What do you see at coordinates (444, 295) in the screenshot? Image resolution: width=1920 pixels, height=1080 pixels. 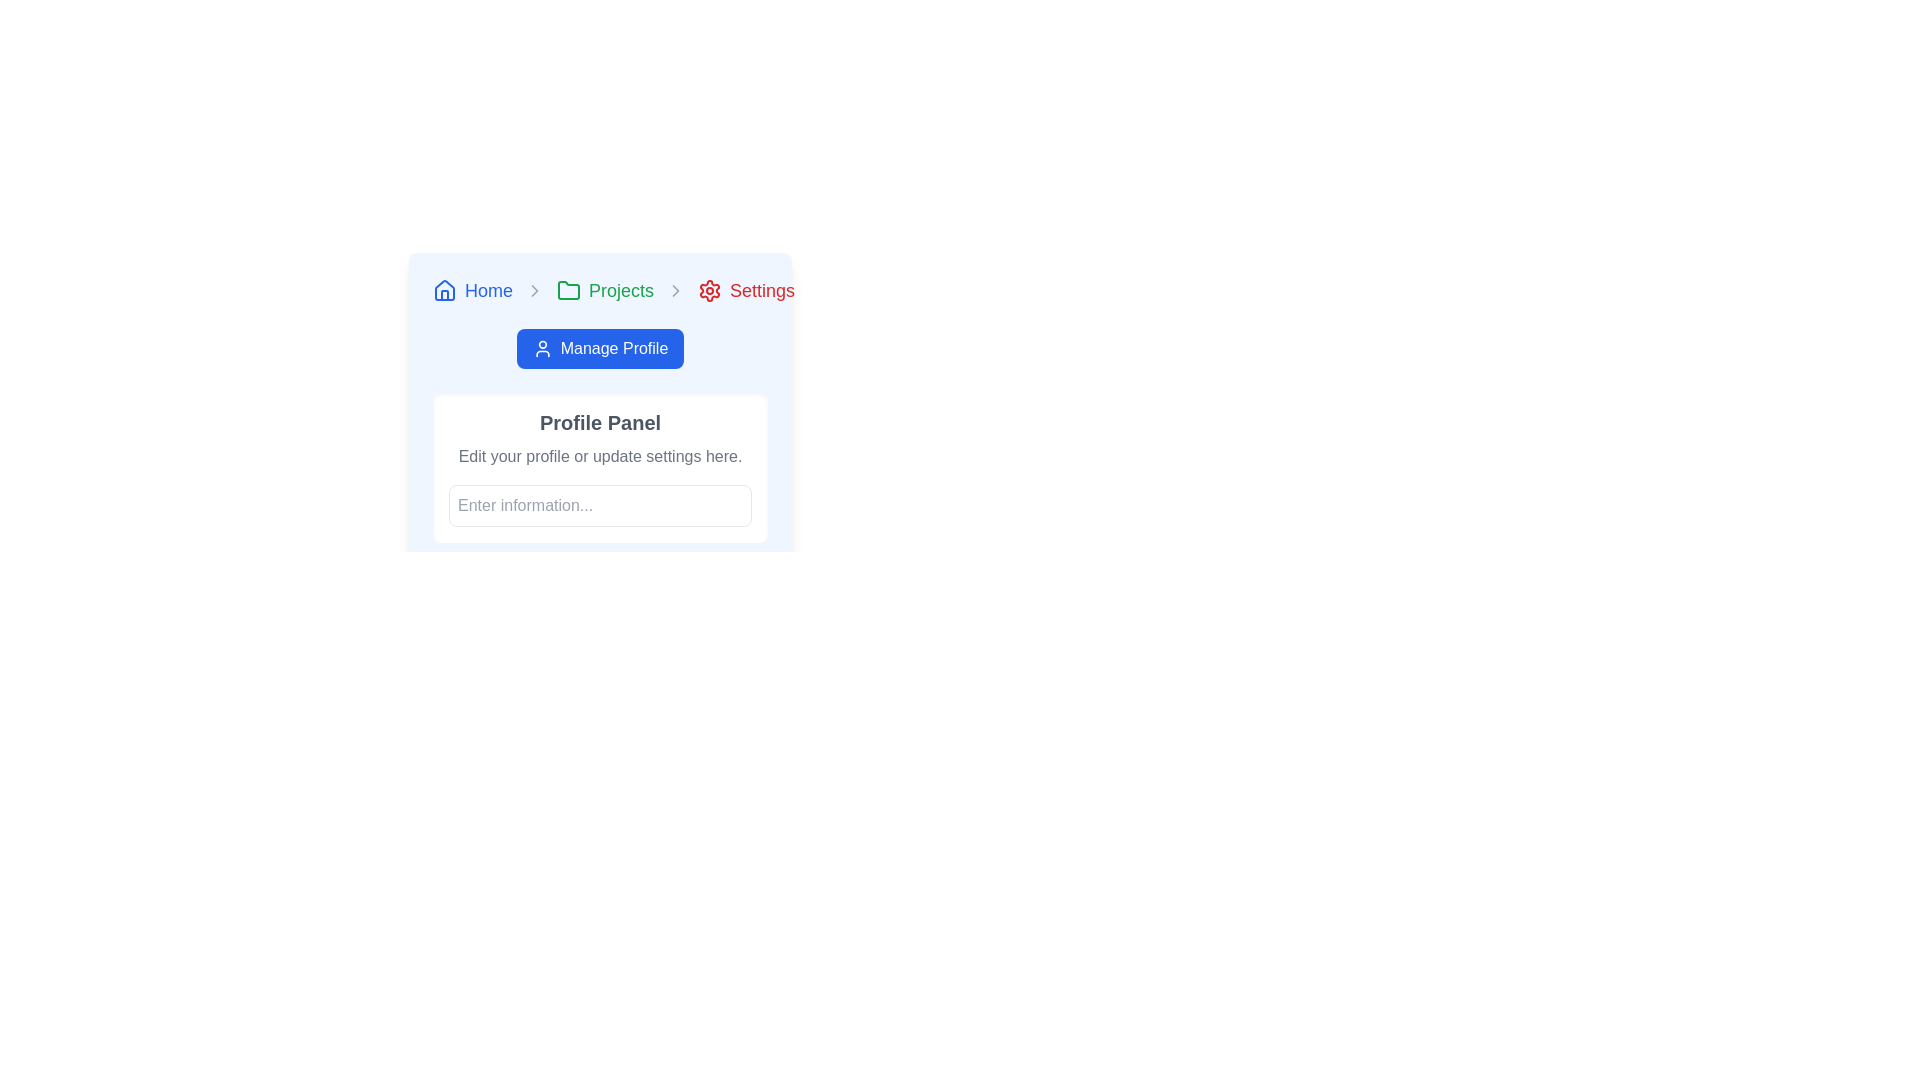 I see `the door icon of the house navigation element labeled 'Home'` at bounding box center [444, 295].